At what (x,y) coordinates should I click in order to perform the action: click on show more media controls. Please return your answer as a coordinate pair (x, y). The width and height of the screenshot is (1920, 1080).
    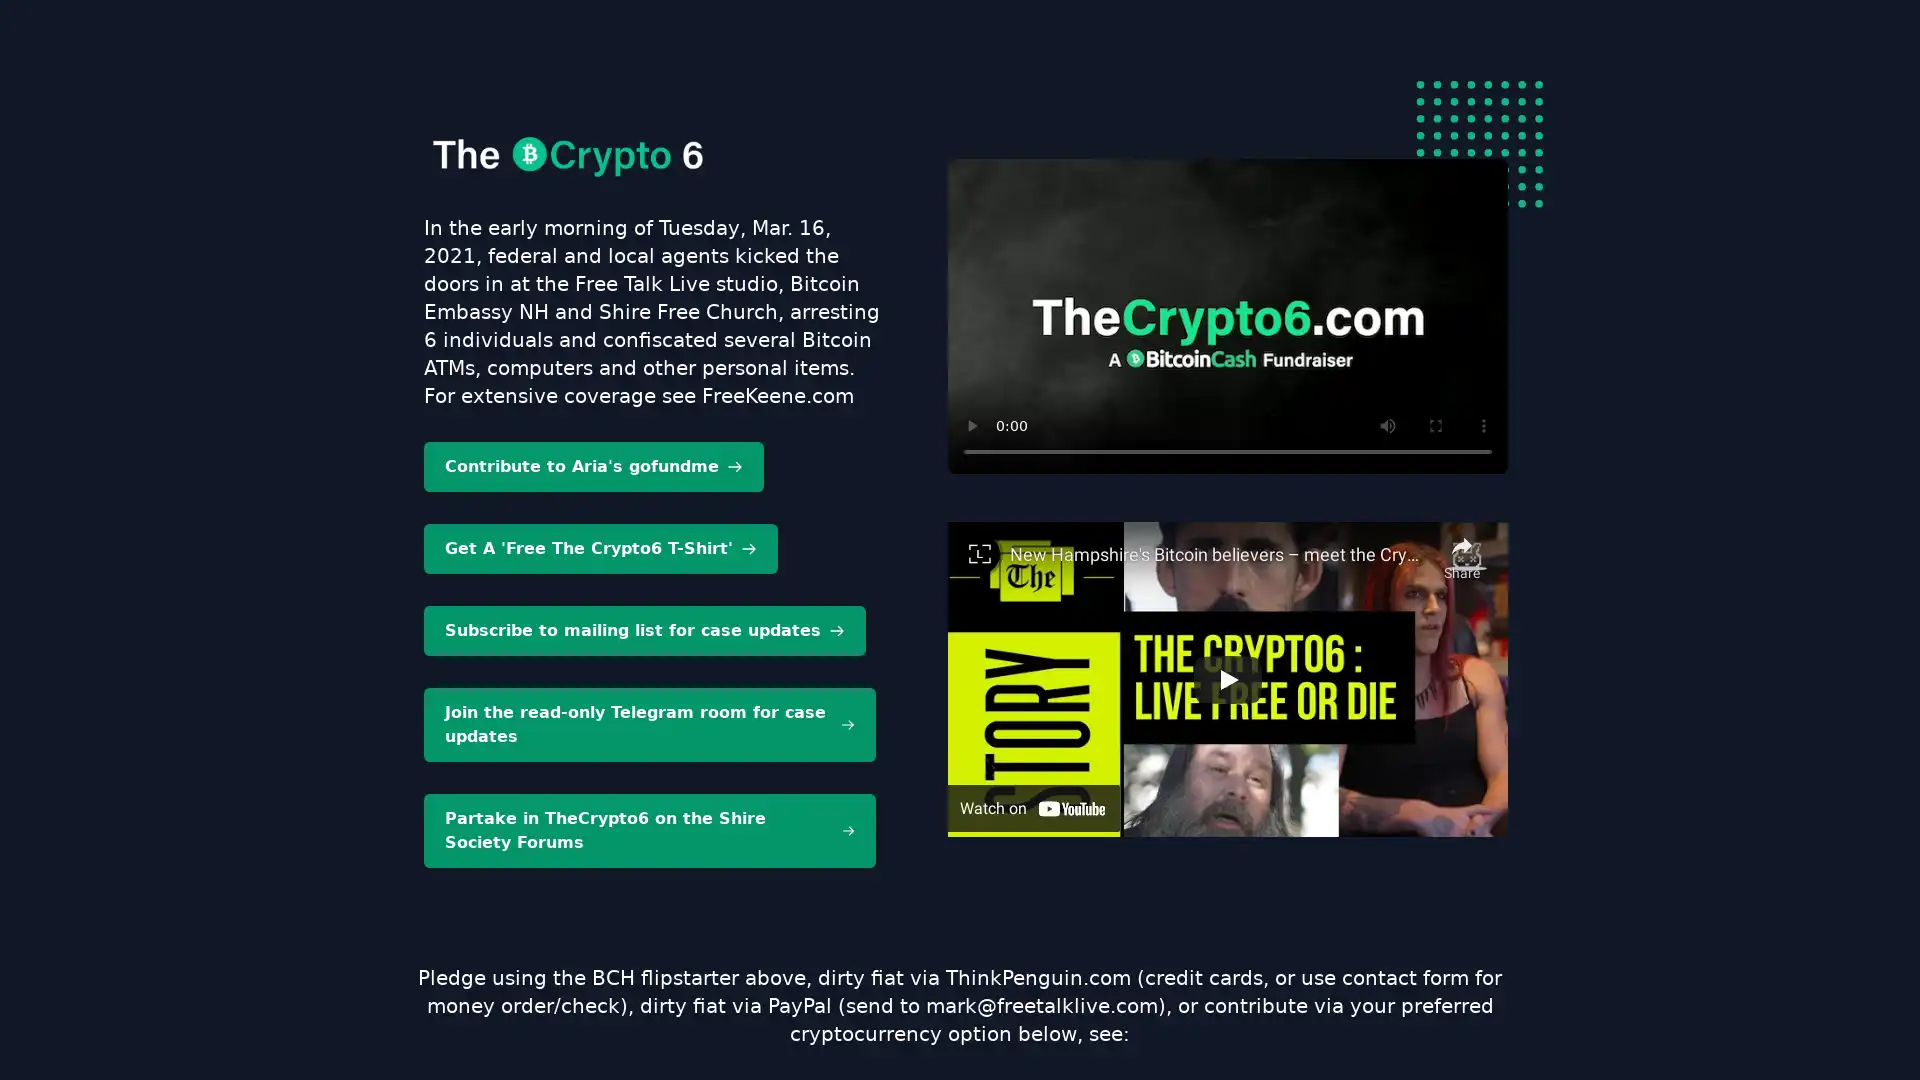
    Looking at the image, I should click on (1483, 424).